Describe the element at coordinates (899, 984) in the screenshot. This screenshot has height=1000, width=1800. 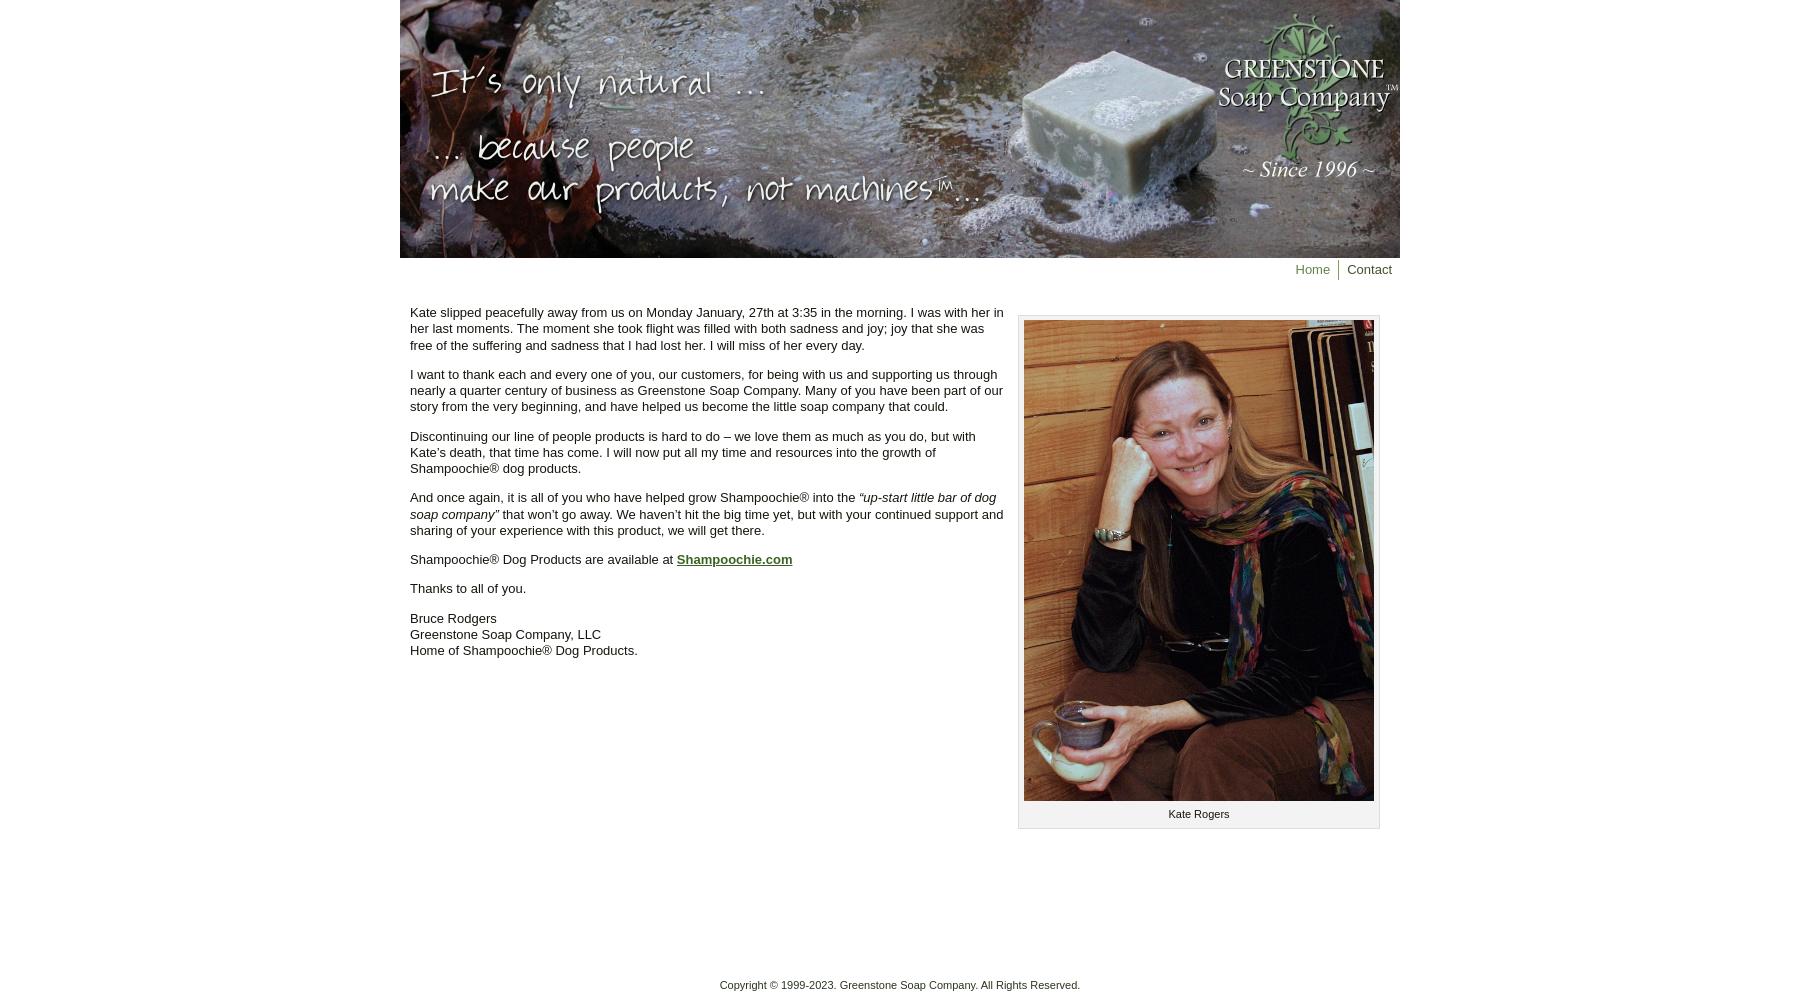
I see `'Copyright © 1999-2023. Greenstone Soap Company. All Rights Reserved.'` at that location.